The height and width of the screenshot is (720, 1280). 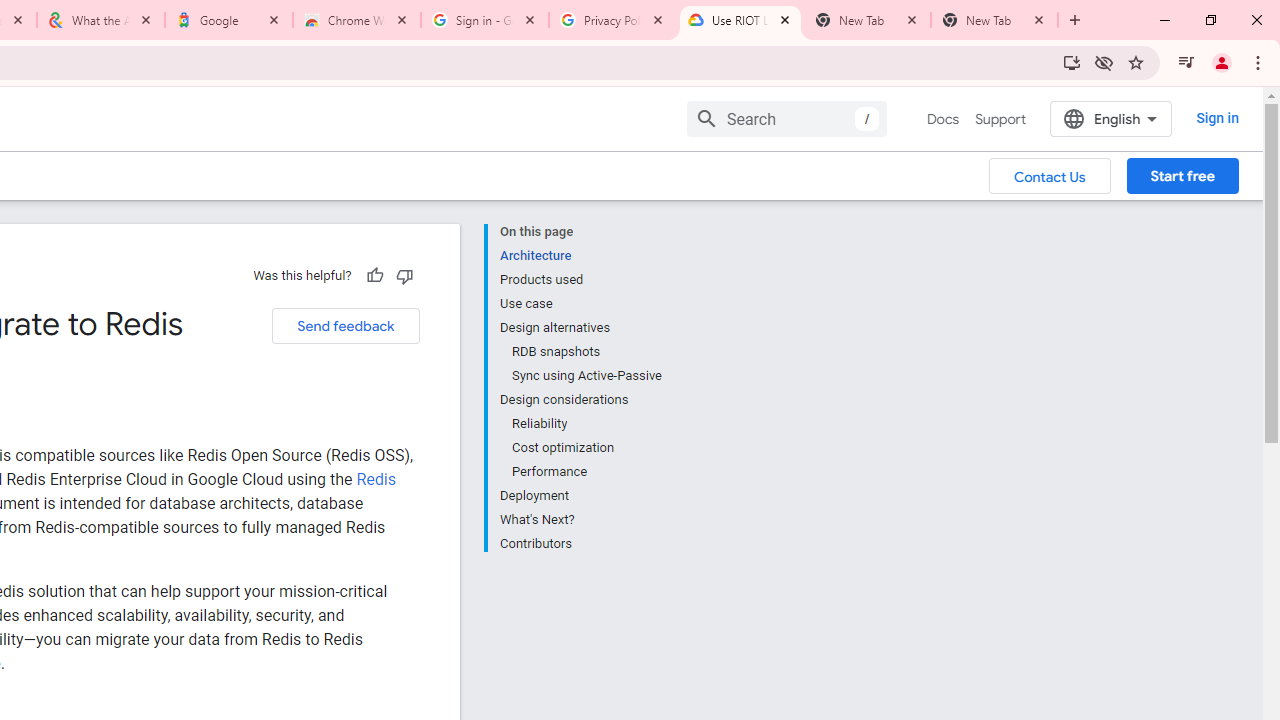 I want to click on 'Sync using Active-Passive', so click(x=585, y=376).